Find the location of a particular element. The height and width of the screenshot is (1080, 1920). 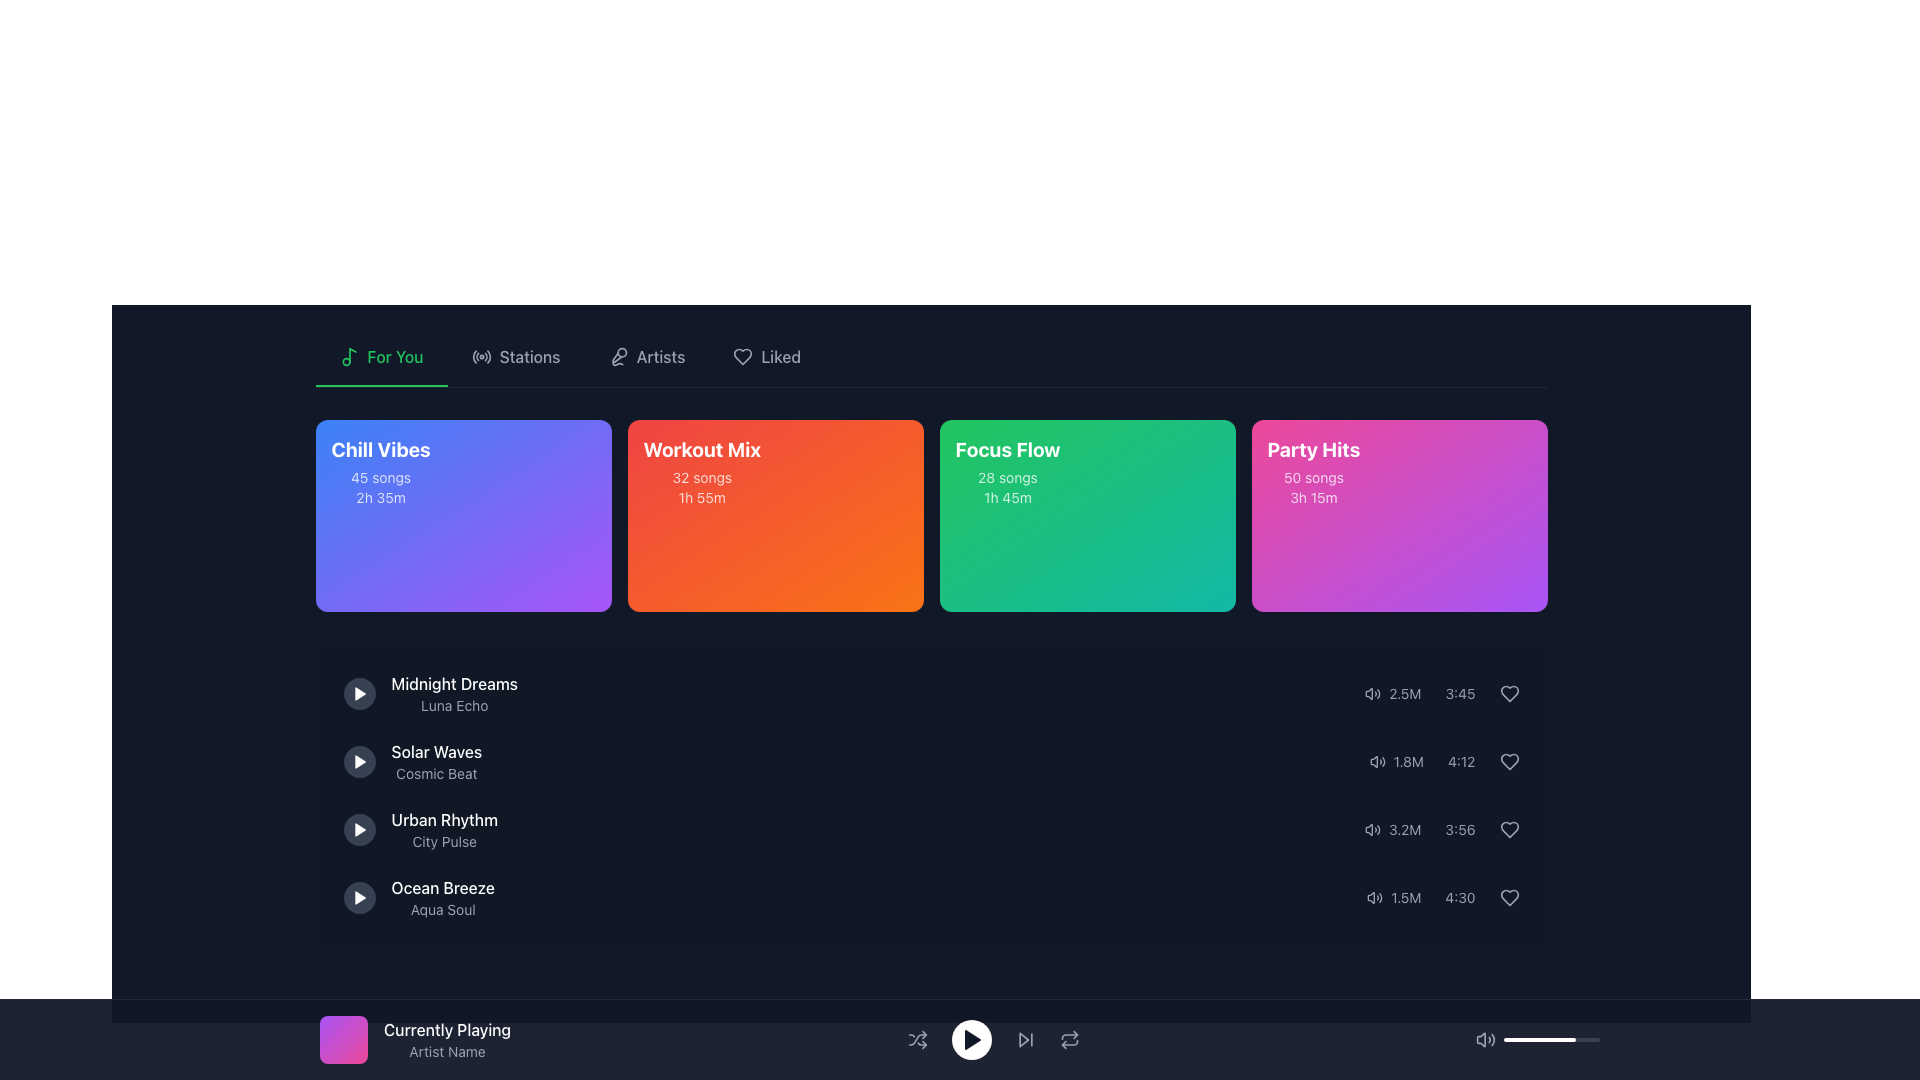

the 'Next' button located in the bottom toolbar, which is the fourth button from the left is located at coordinates (1025, 1039).